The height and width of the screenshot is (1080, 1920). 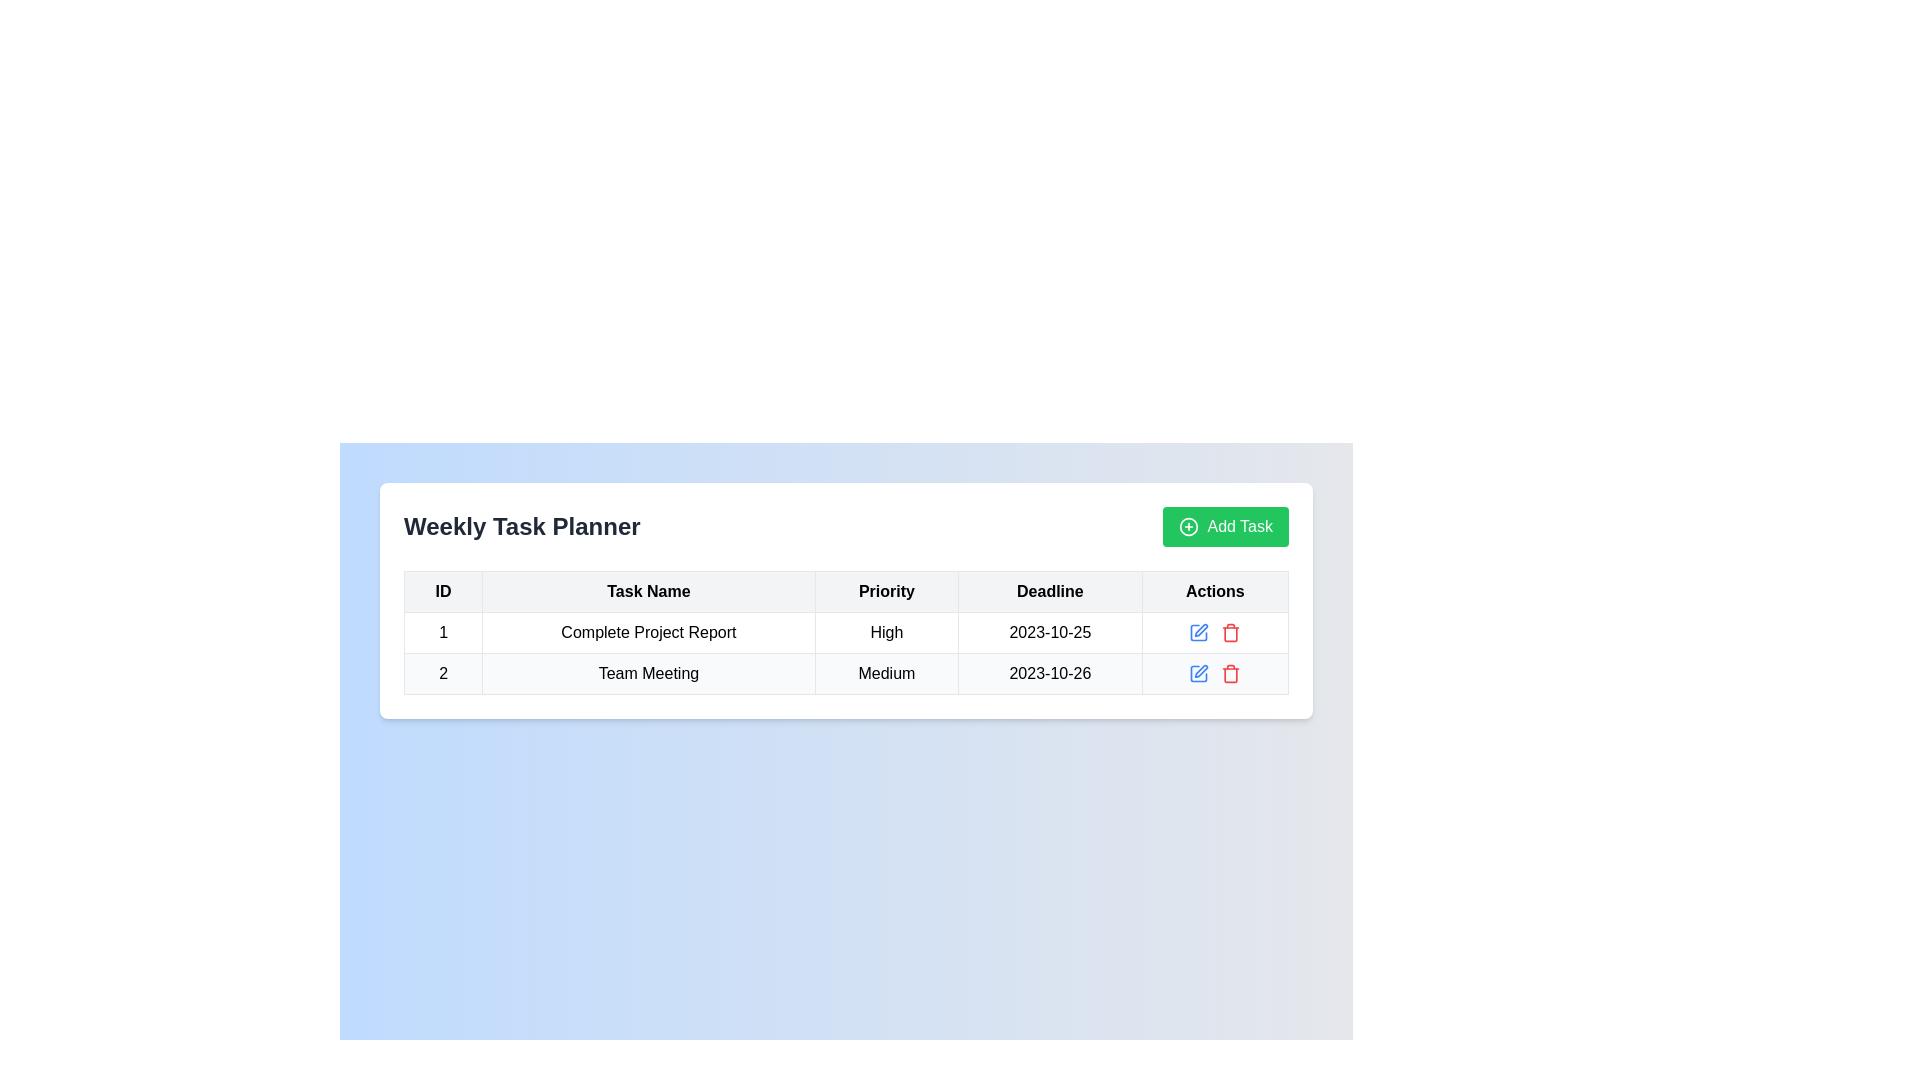 I want to click on the text label element displaying 'Priority', which is the third column header in the Weekly Task Planner table layout, so click(x=885, y=590).